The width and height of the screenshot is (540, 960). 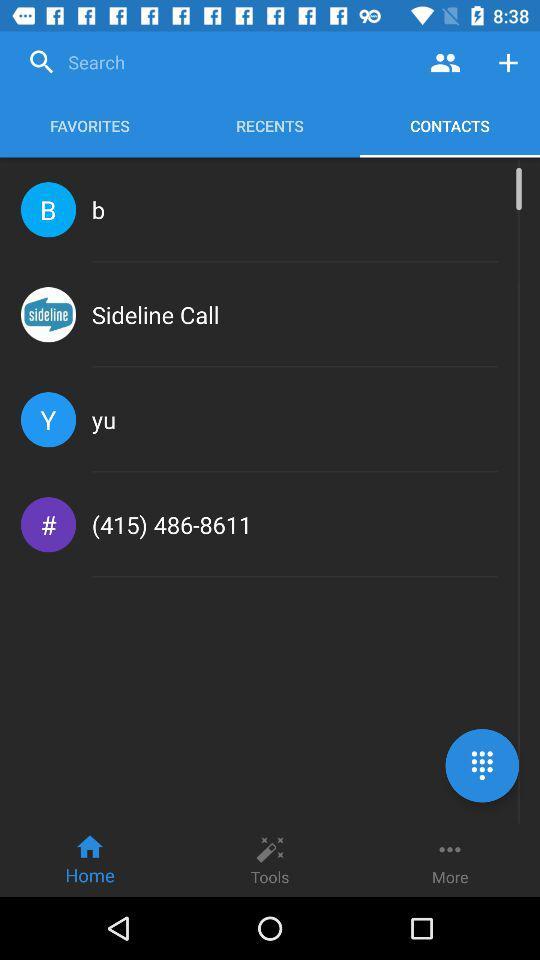 What do you see at coordinates (445, 62) in the screenshot?
I see `search contacts` at bounding box center [445, 62].